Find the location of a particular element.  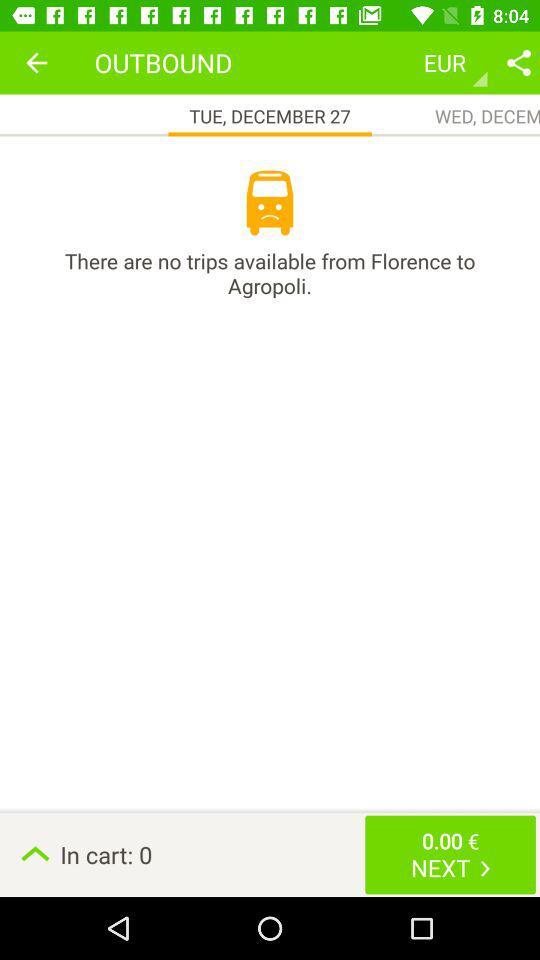

the icon to the left of the outbound icon is located at coordinates (36, 62).